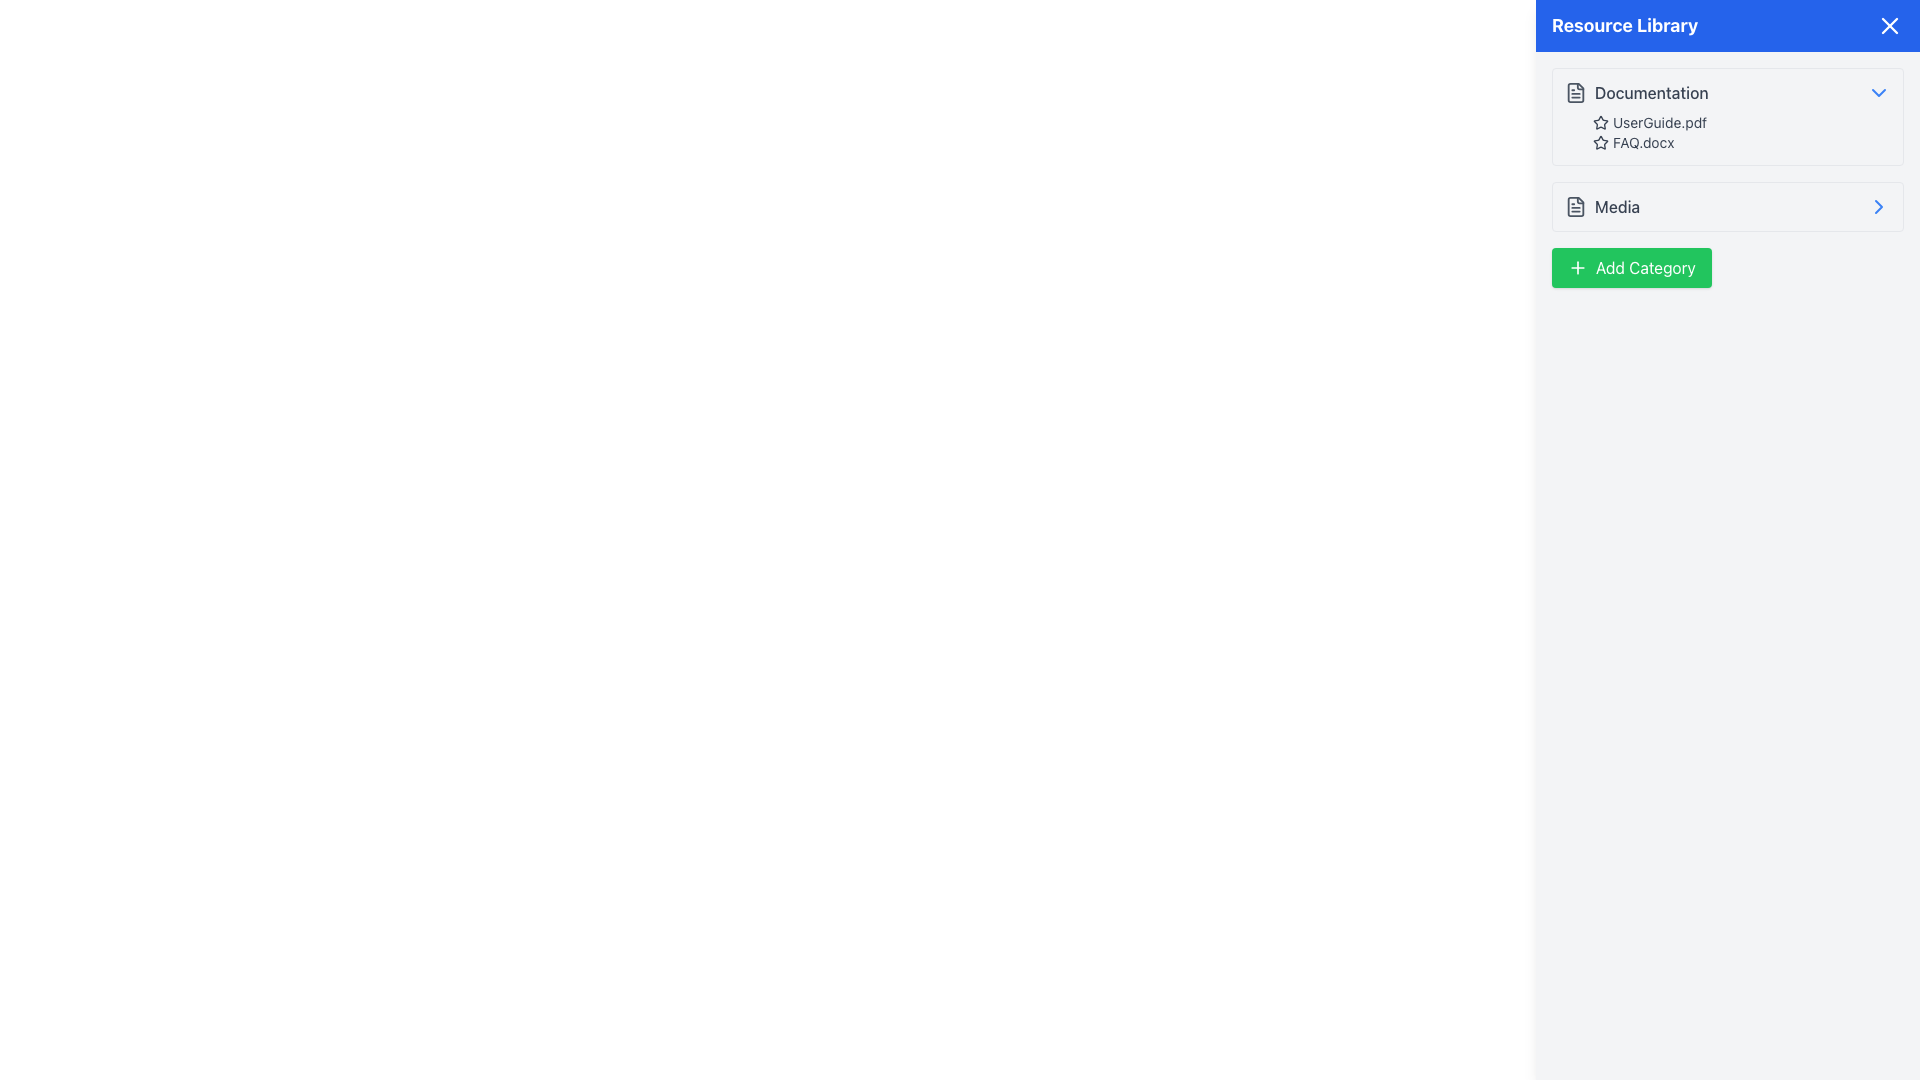 The width and height of the screenshot is (1920, 1080). What do you see at coordinates (1877, 207) in the screenshot?
I see `the right-pointing chevron icon within the 'Media' section of the 'Resource Library' panel to interact with it` at bounding box center [1877, 207].